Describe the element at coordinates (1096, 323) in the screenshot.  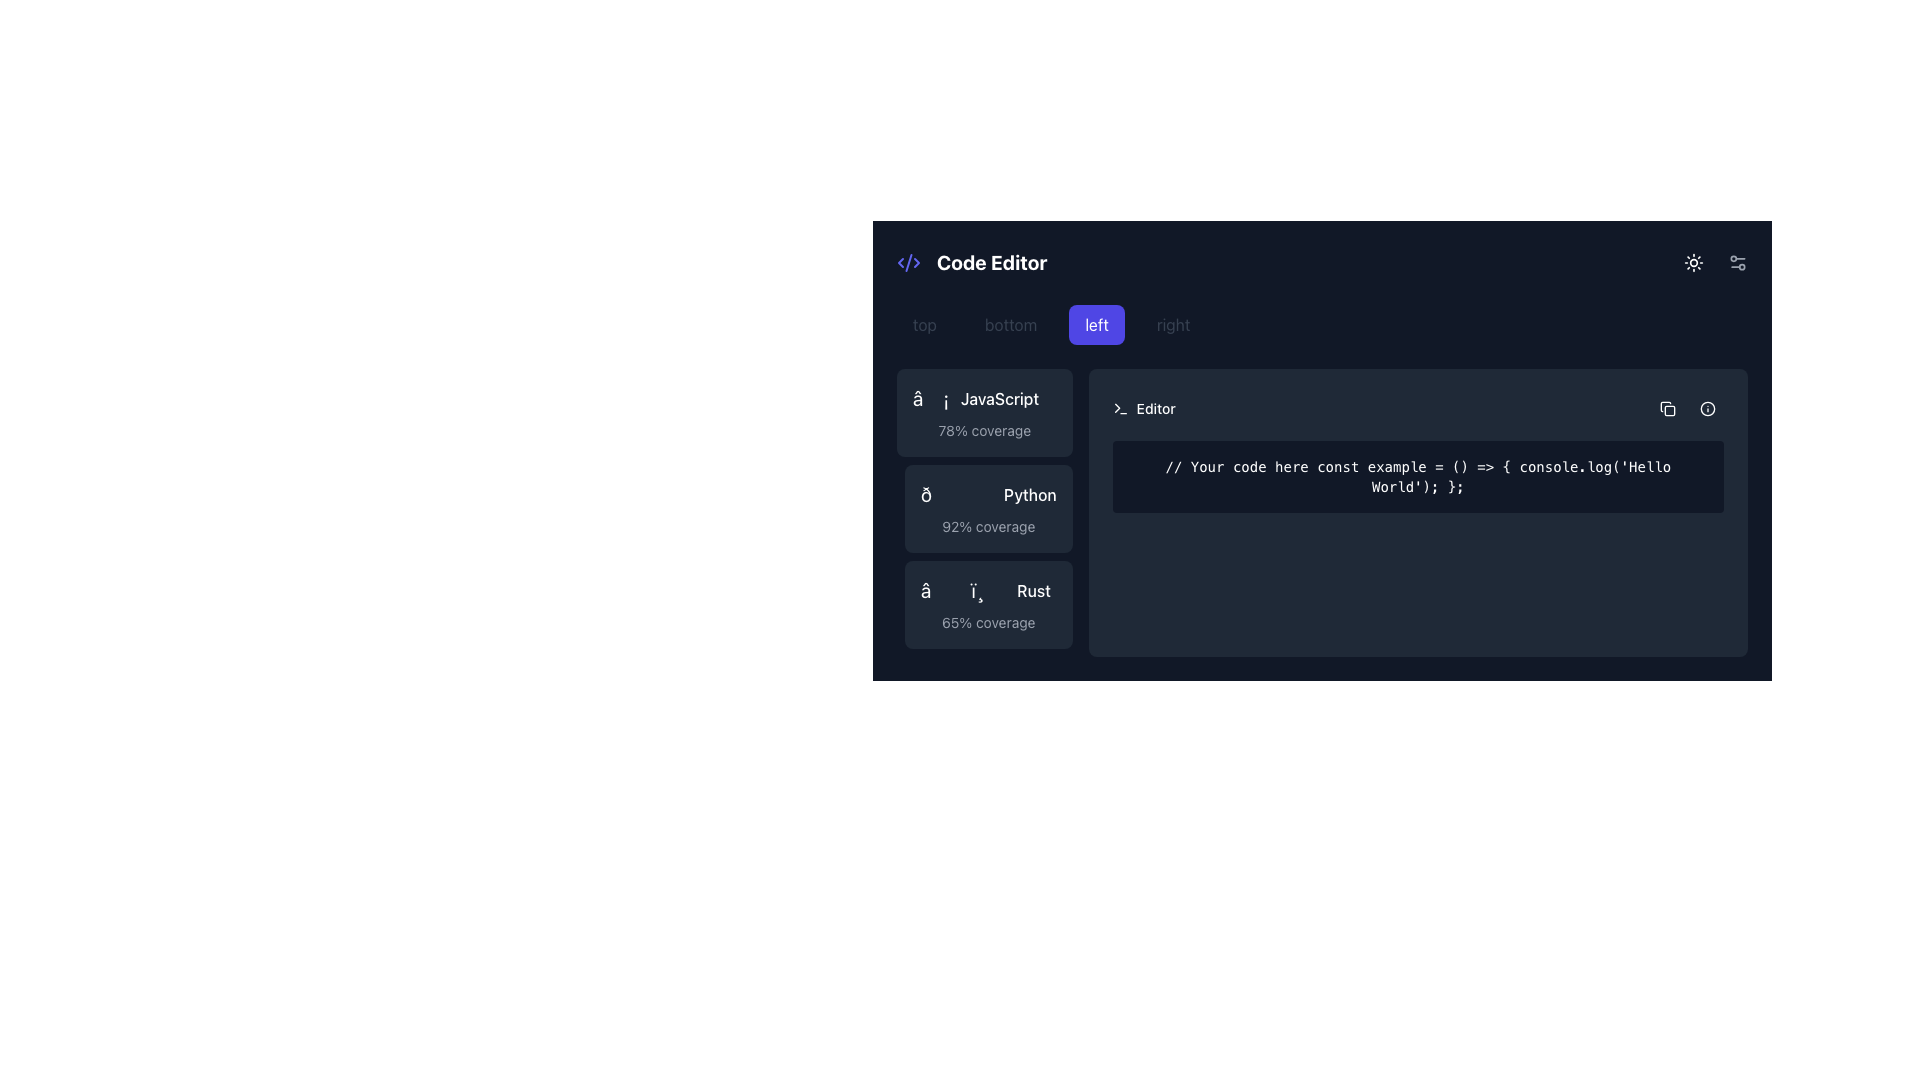
I see `the blue button with white text reading 'left'` at that location.